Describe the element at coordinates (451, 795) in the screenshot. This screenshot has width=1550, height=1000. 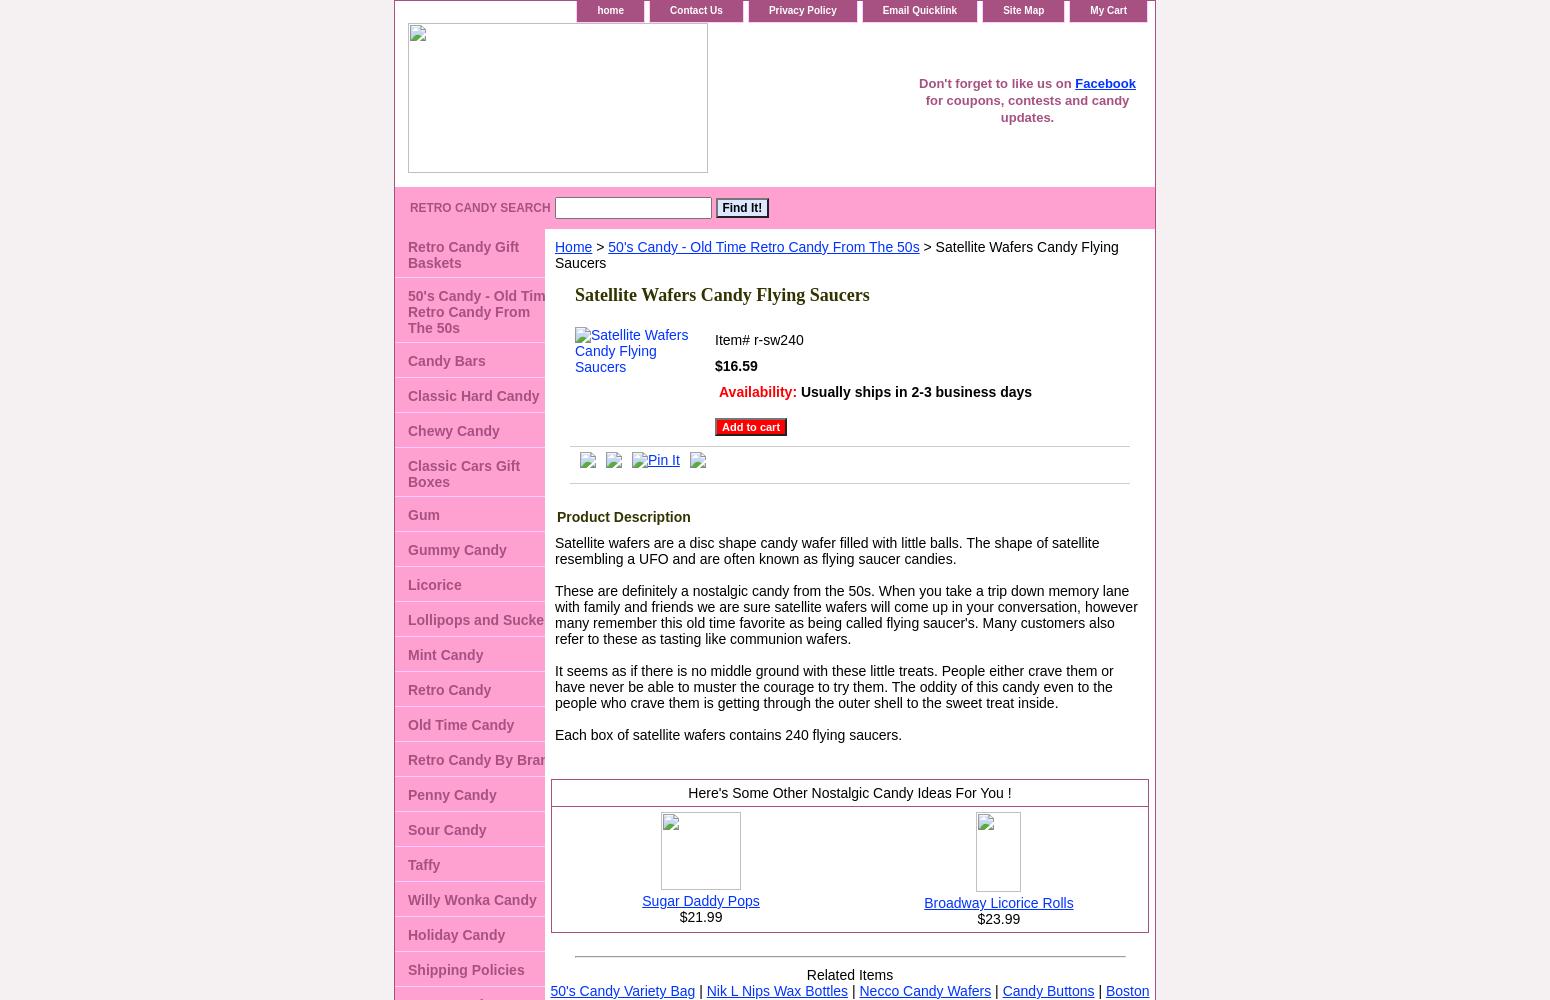
I see `'Penny Candy'` at that location.